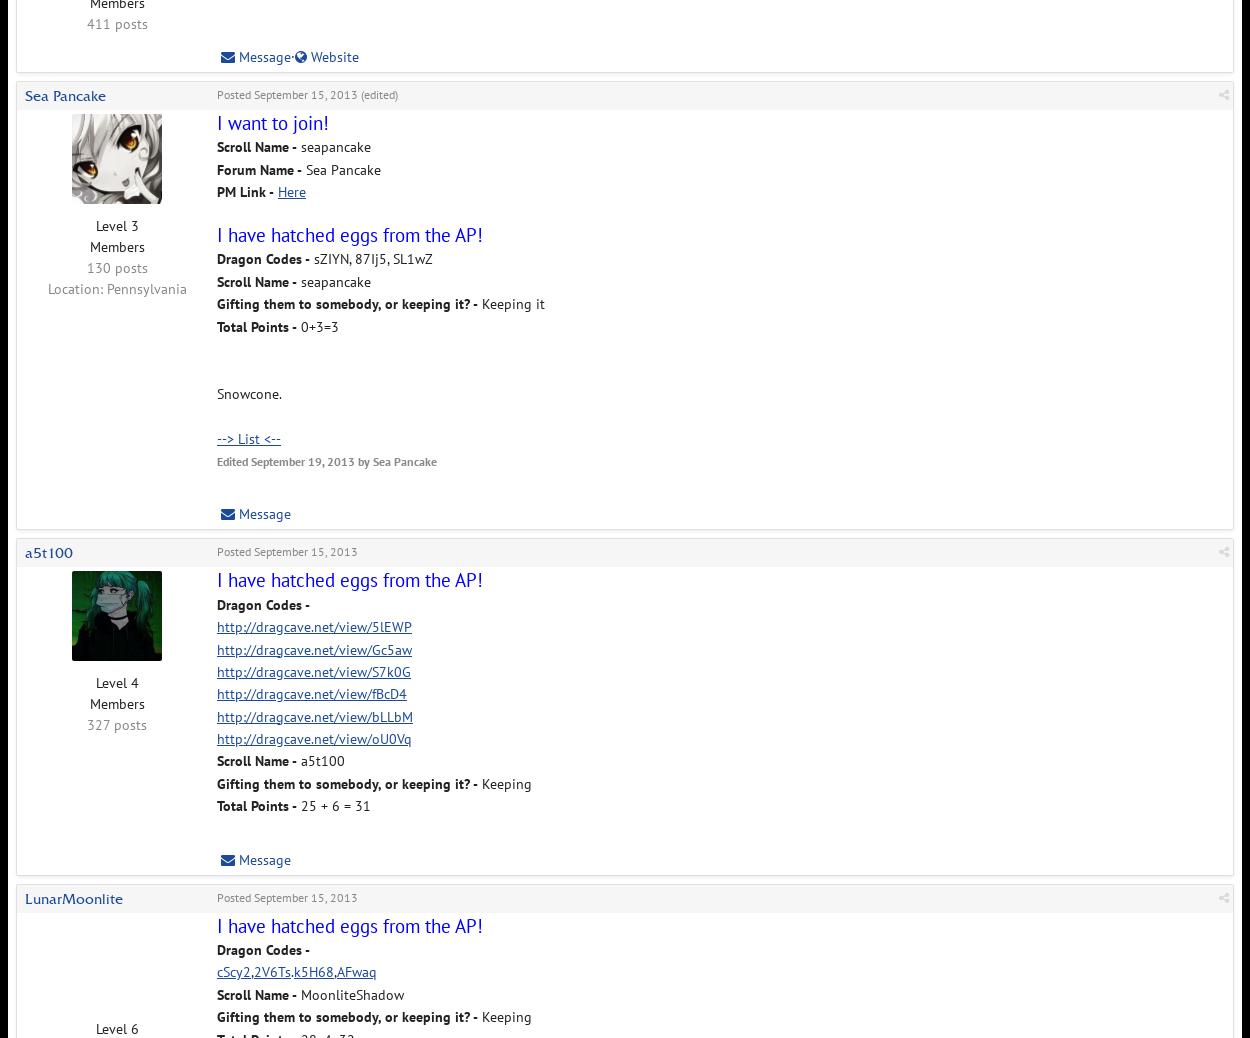  Describe the element at coordinates (115, 682) in the screenshot. I see `'Level 4'` at that location.